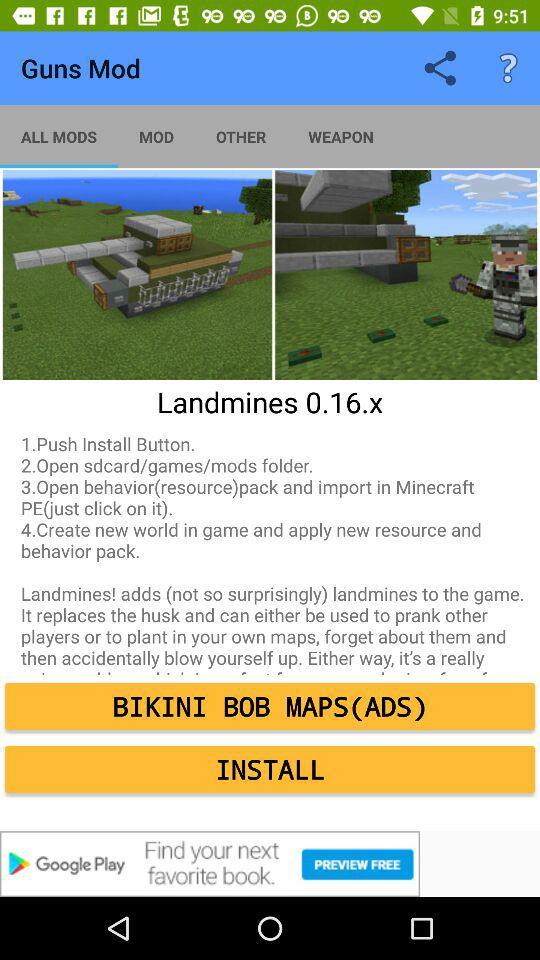 The width and height of the screenshot is (540, 960). Describe the element at coordinates (270, 863) in the screenshot. I see `advertisements` at that location.